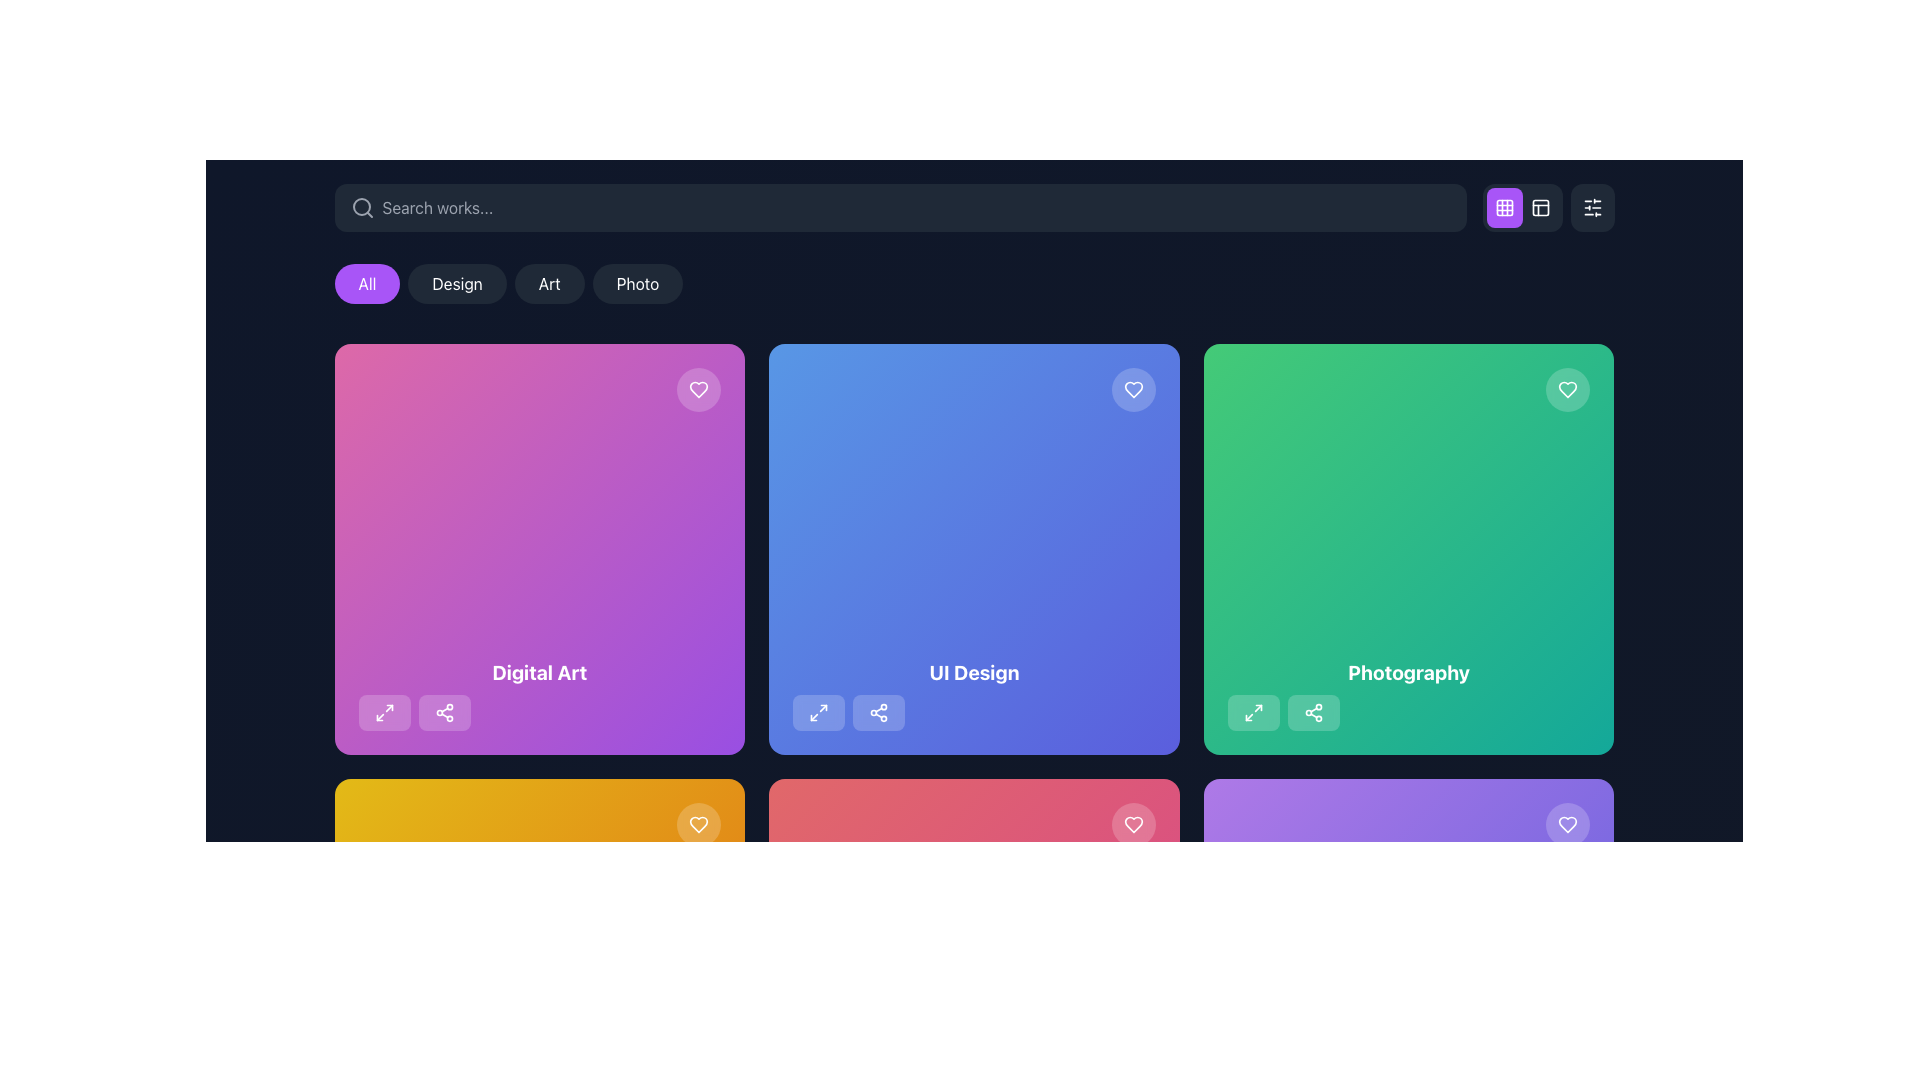  I want to click on the SVG circle graphic that represents the magnifying glass icon's search functionality, located at the top-left corner of the icon, so click(361, 207).